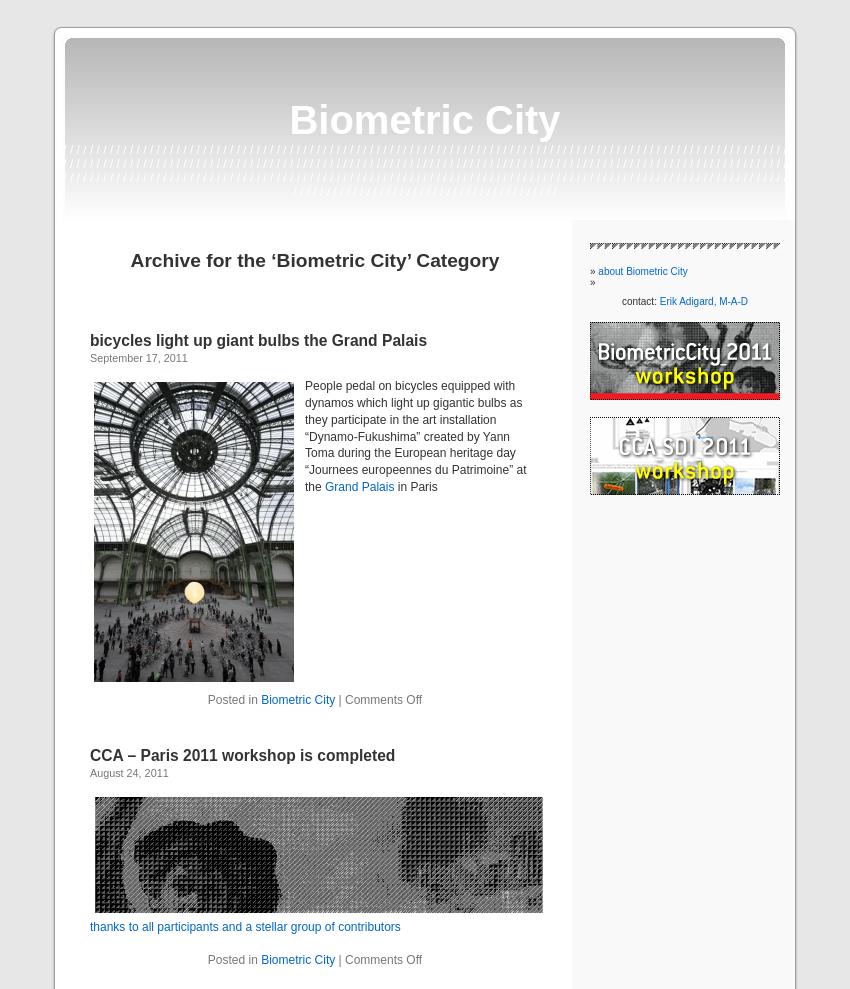 This screenshot has width=850, height=989. What do you see at coordinates (596, 270) in the screenshot?
I see `'about Biometric City'` at bounding box center [596, 270].